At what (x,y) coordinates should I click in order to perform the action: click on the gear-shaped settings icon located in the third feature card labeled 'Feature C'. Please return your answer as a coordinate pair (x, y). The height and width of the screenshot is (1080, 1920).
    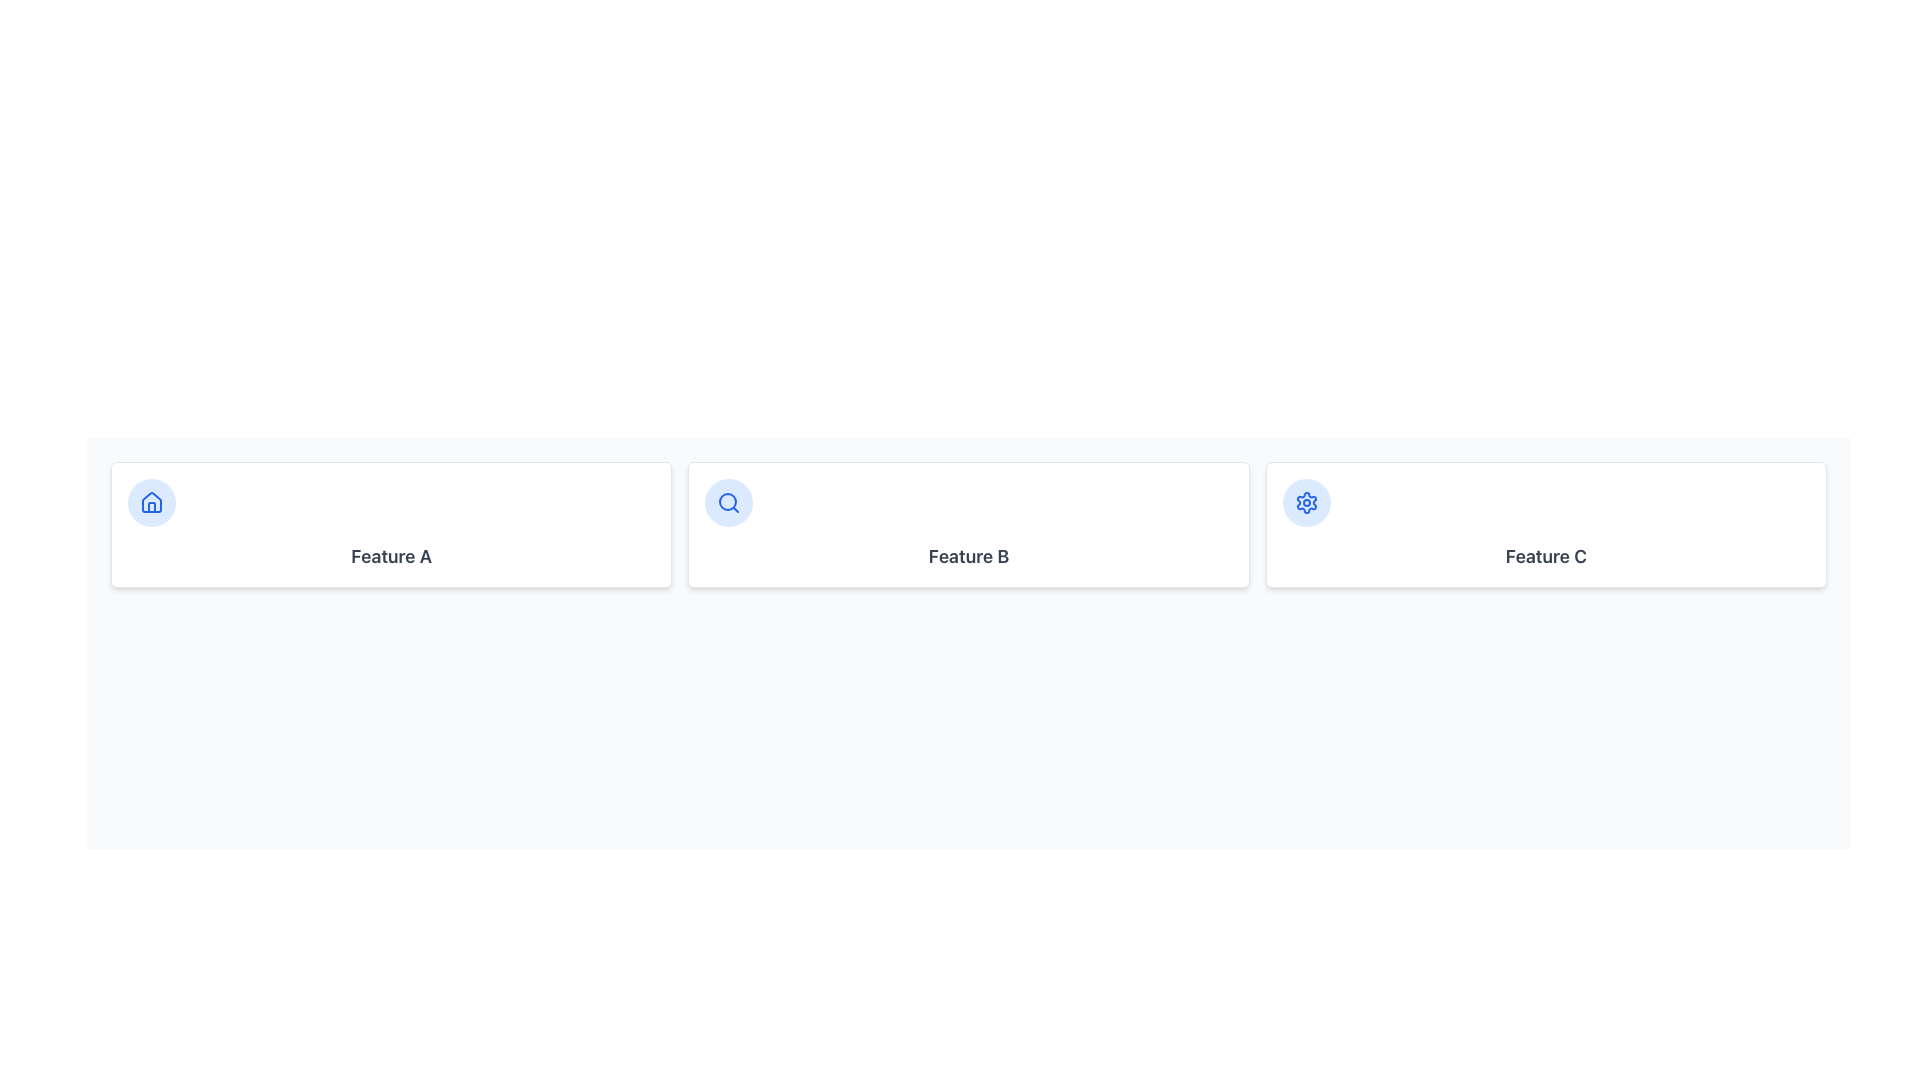
    Looking at the image, I should click on (1306, 501).